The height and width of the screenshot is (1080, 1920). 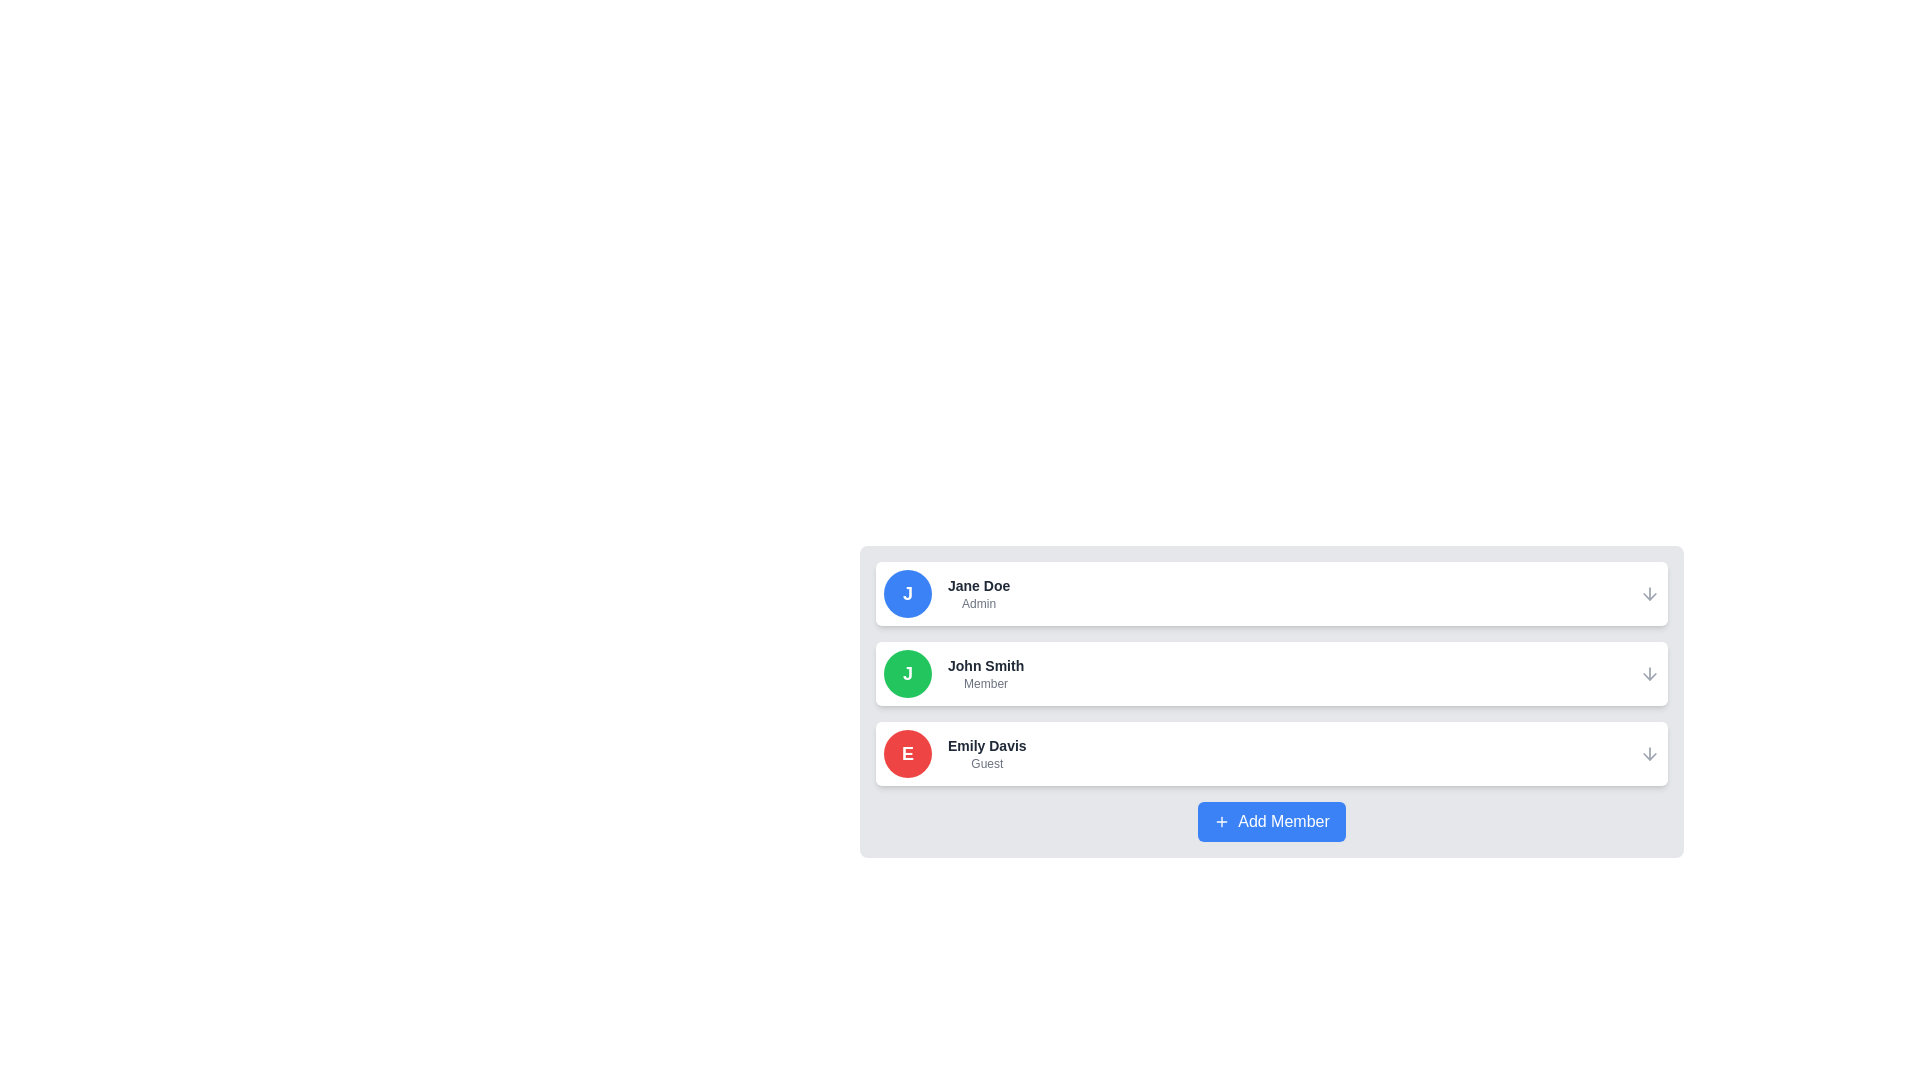 What do you see at coordinates (986, 674) in the screenshot?
I see `text from the Text Block that displays the user's name and role information, located in the second row of a vertical list, adjacent to a green circular icon with the letter 'J'` at bounding box center [986, 674].